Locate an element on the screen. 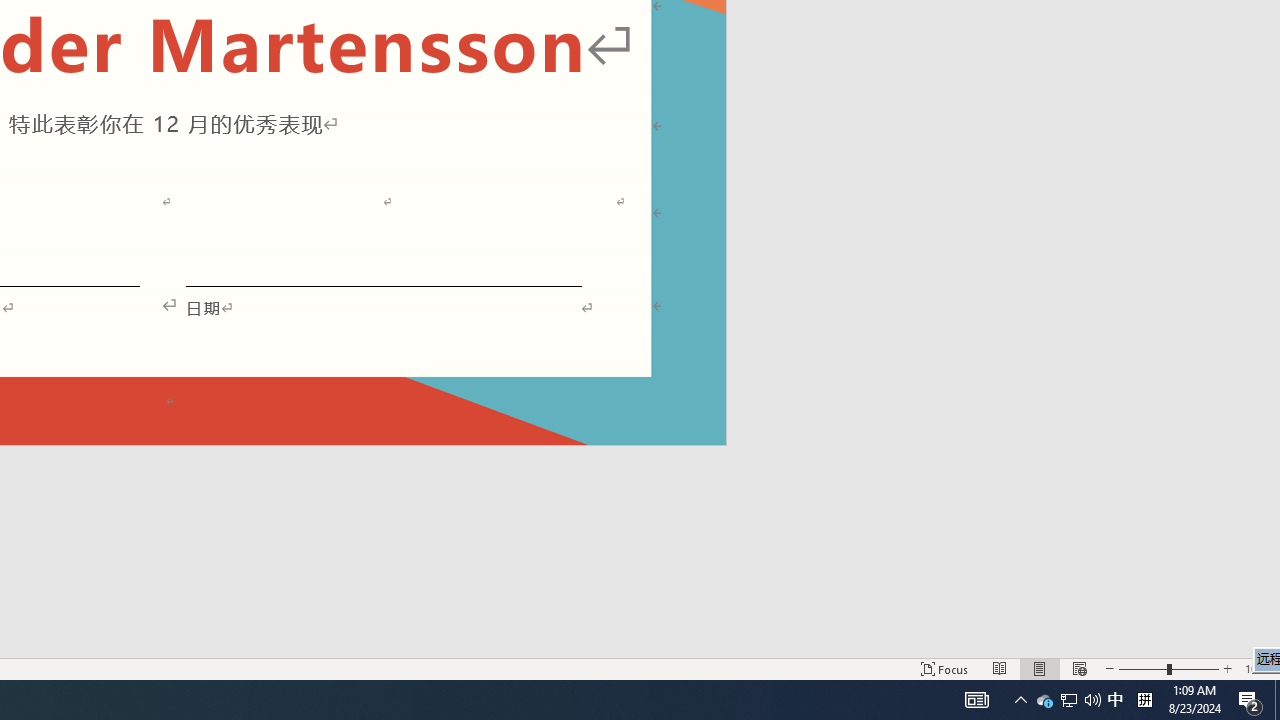  'Focus ' is located at coordinates (943, 669).